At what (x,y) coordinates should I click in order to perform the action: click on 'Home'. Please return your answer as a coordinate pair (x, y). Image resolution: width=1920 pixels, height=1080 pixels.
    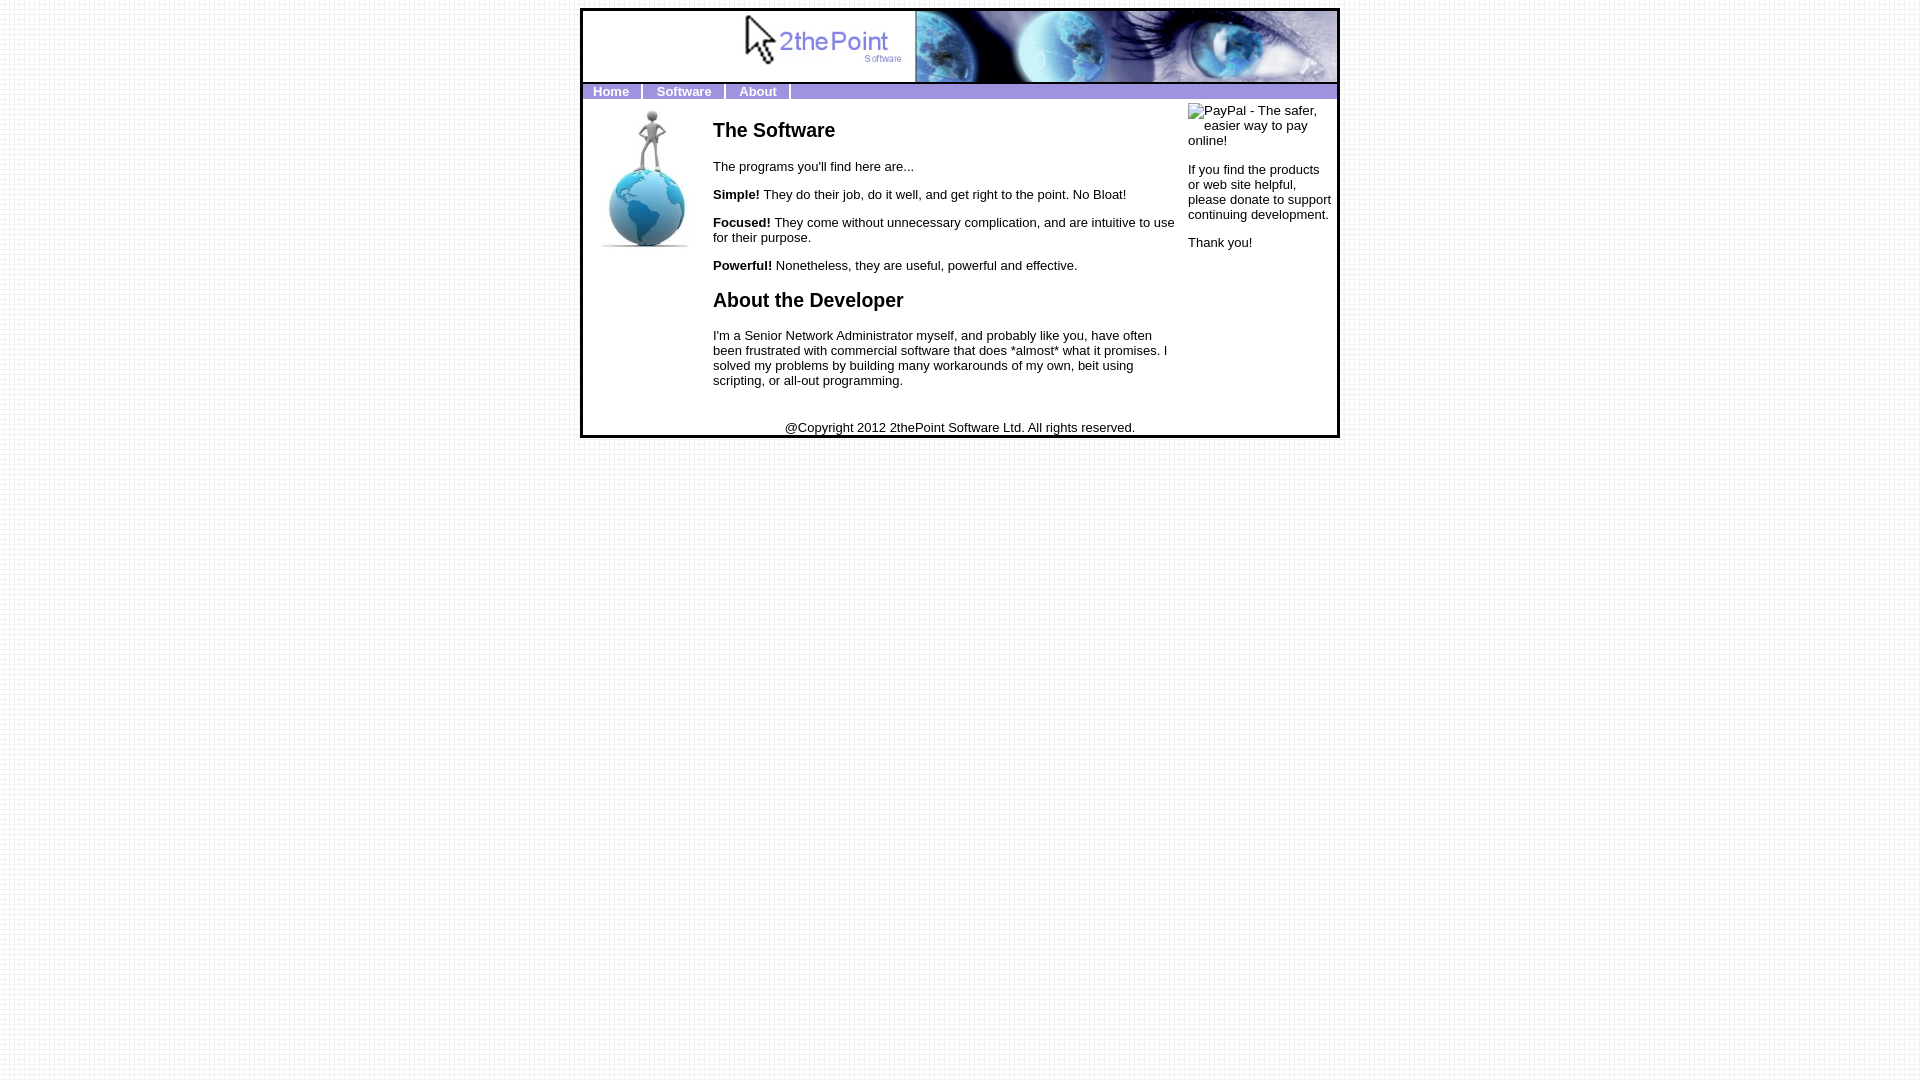
    Looking at the image, I should click on (609, 91).